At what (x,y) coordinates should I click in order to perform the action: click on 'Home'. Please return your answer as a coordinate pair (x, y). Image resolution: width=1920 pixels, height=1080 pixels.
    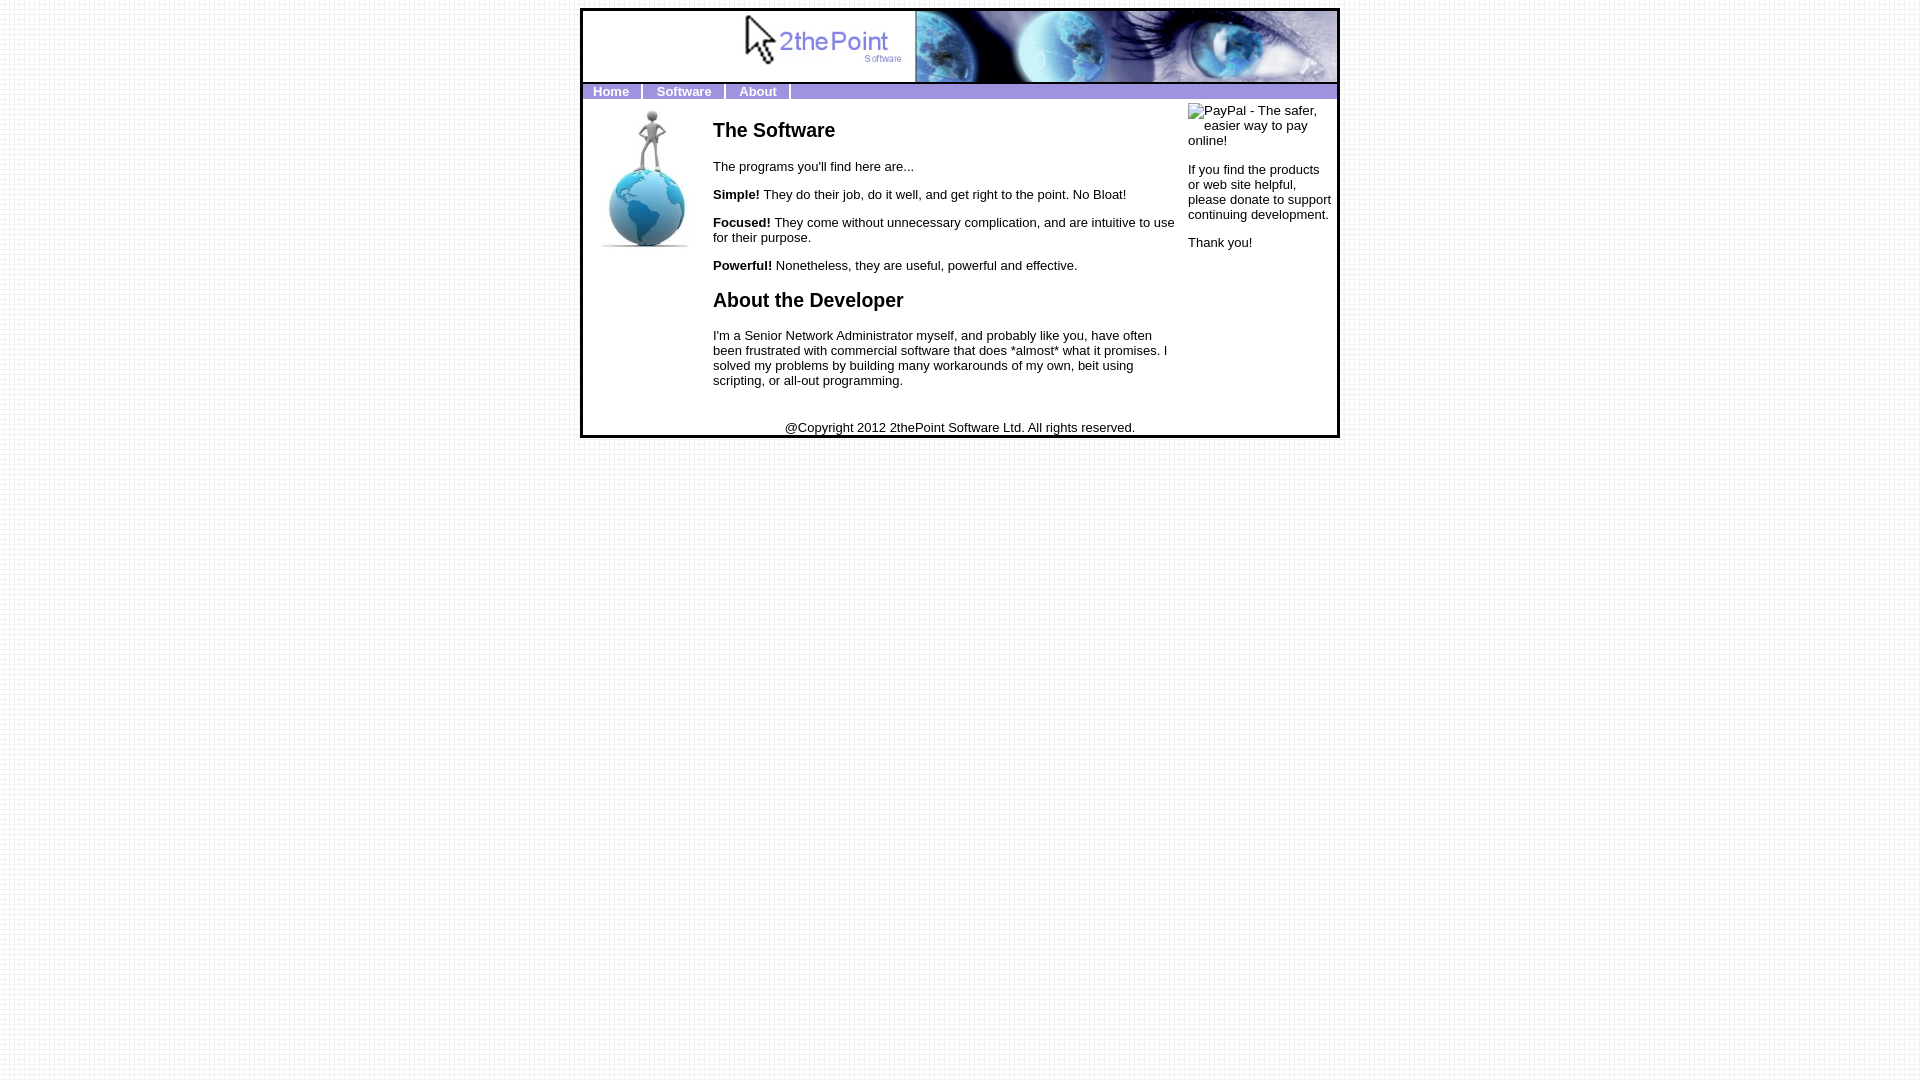
    Looking at the image, I should click on (609, 91).